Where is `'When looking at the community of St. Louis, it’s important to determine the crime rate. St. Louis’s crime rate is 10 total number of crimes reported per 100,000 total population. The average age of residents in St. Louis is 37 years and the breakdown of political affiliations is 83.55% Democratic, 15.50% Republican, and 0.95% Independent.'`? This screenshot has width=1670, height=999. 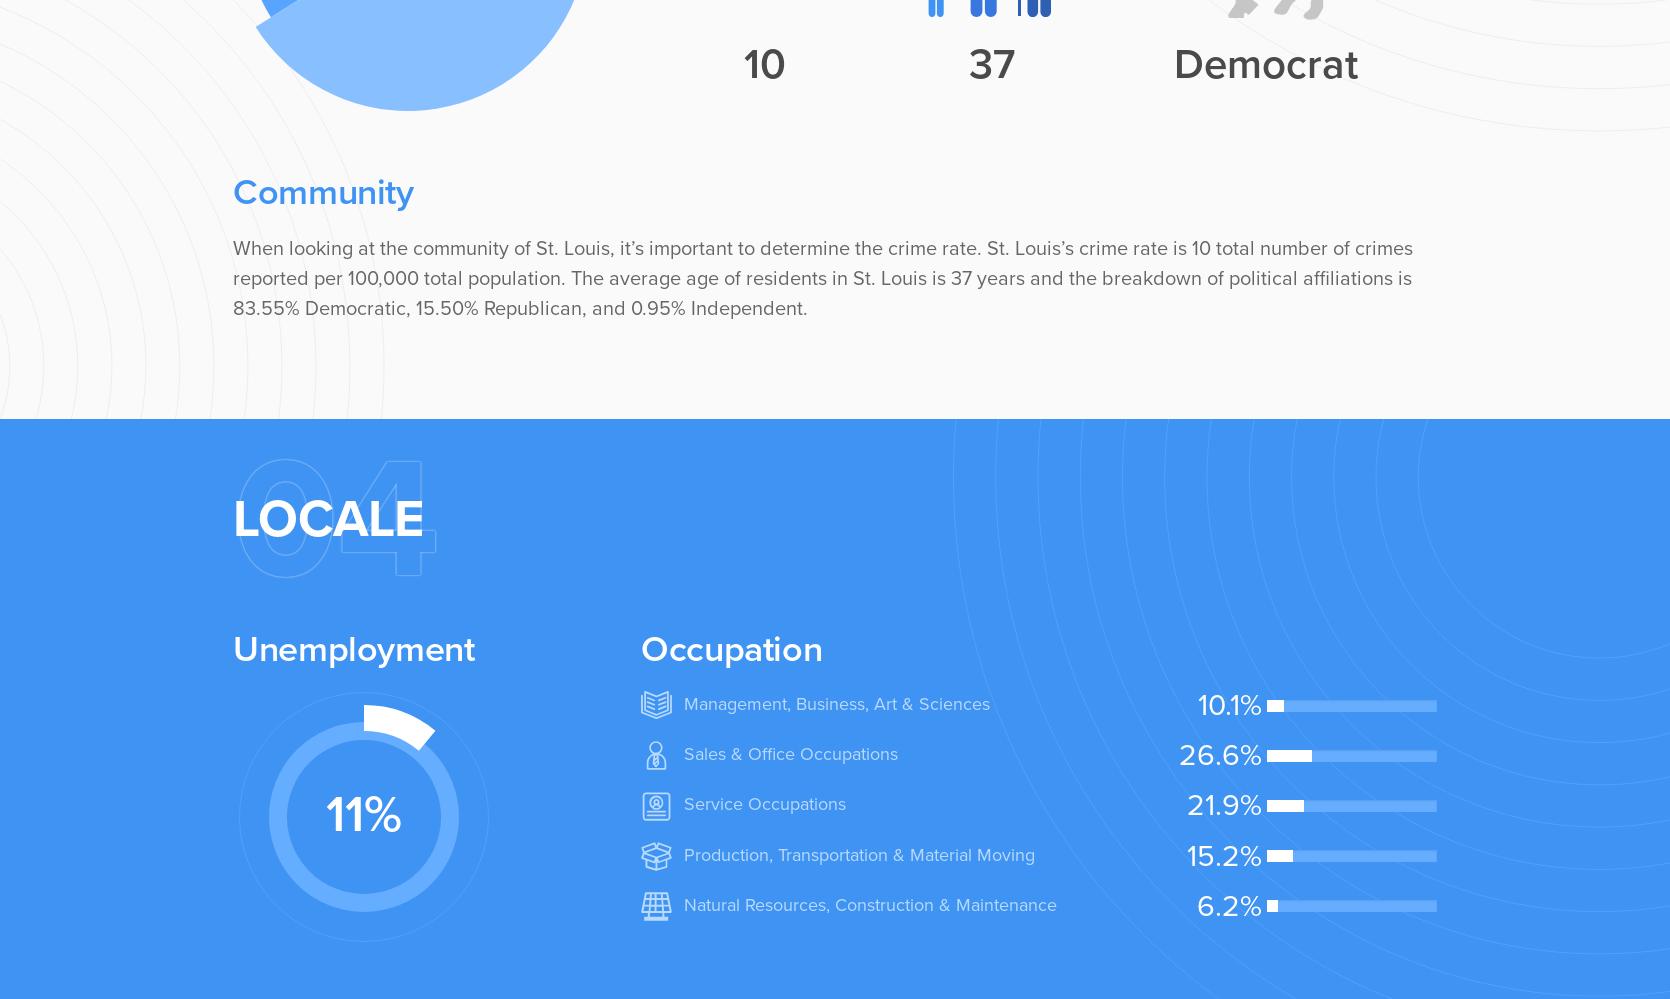
'When looking at the community of St. Louis, it’s important to determine the crime rate. St. Louis’s crime rate is 10 total number of crimes reported per 100,000 total population. The average age of residents in St. Louis is 37 years and the breakdown of political affiliations is 83.55% Democratic, 15.50% Republican, and 0.95% Independent.' is located at coordinates (821, 278).